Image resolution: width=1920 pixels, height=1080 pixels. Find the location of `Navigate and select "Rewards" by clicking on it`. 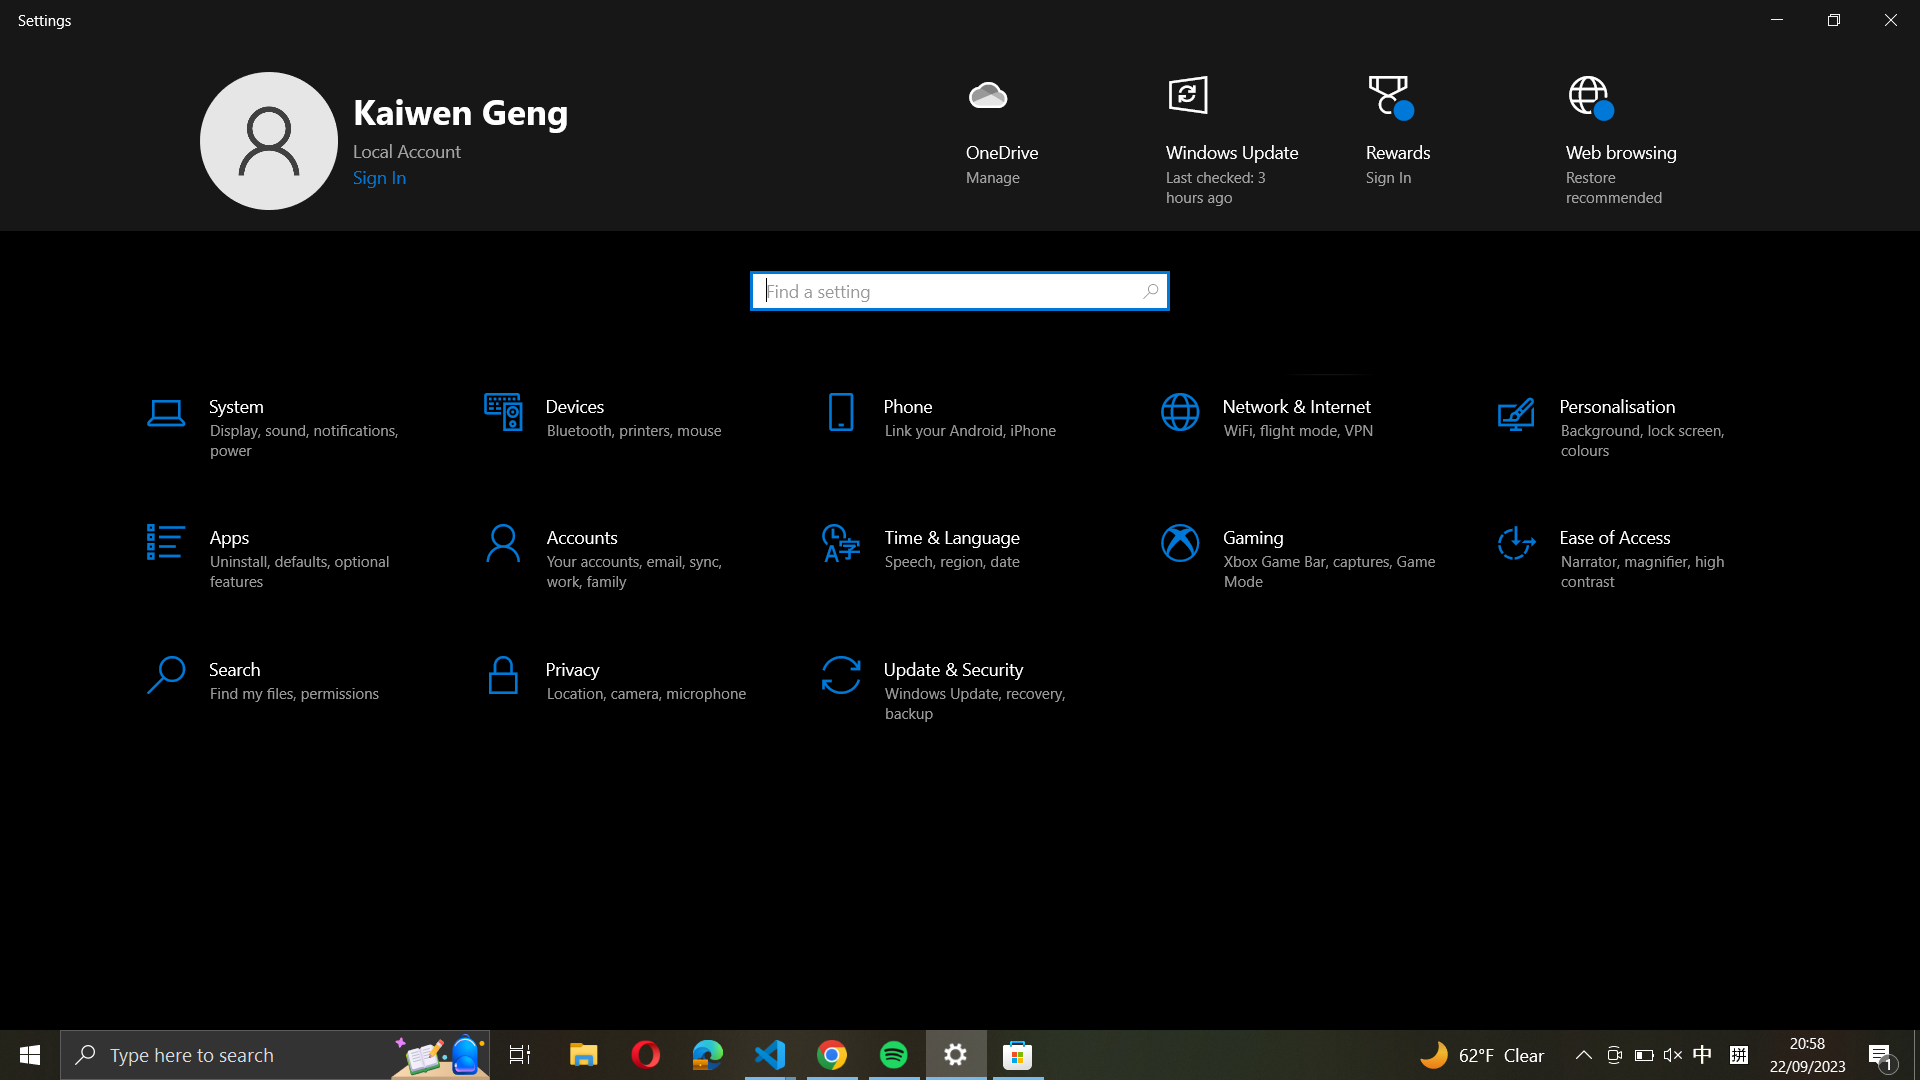

Navigate and select "Rewards" by clicking on it is located at coordinates (1406, 140).